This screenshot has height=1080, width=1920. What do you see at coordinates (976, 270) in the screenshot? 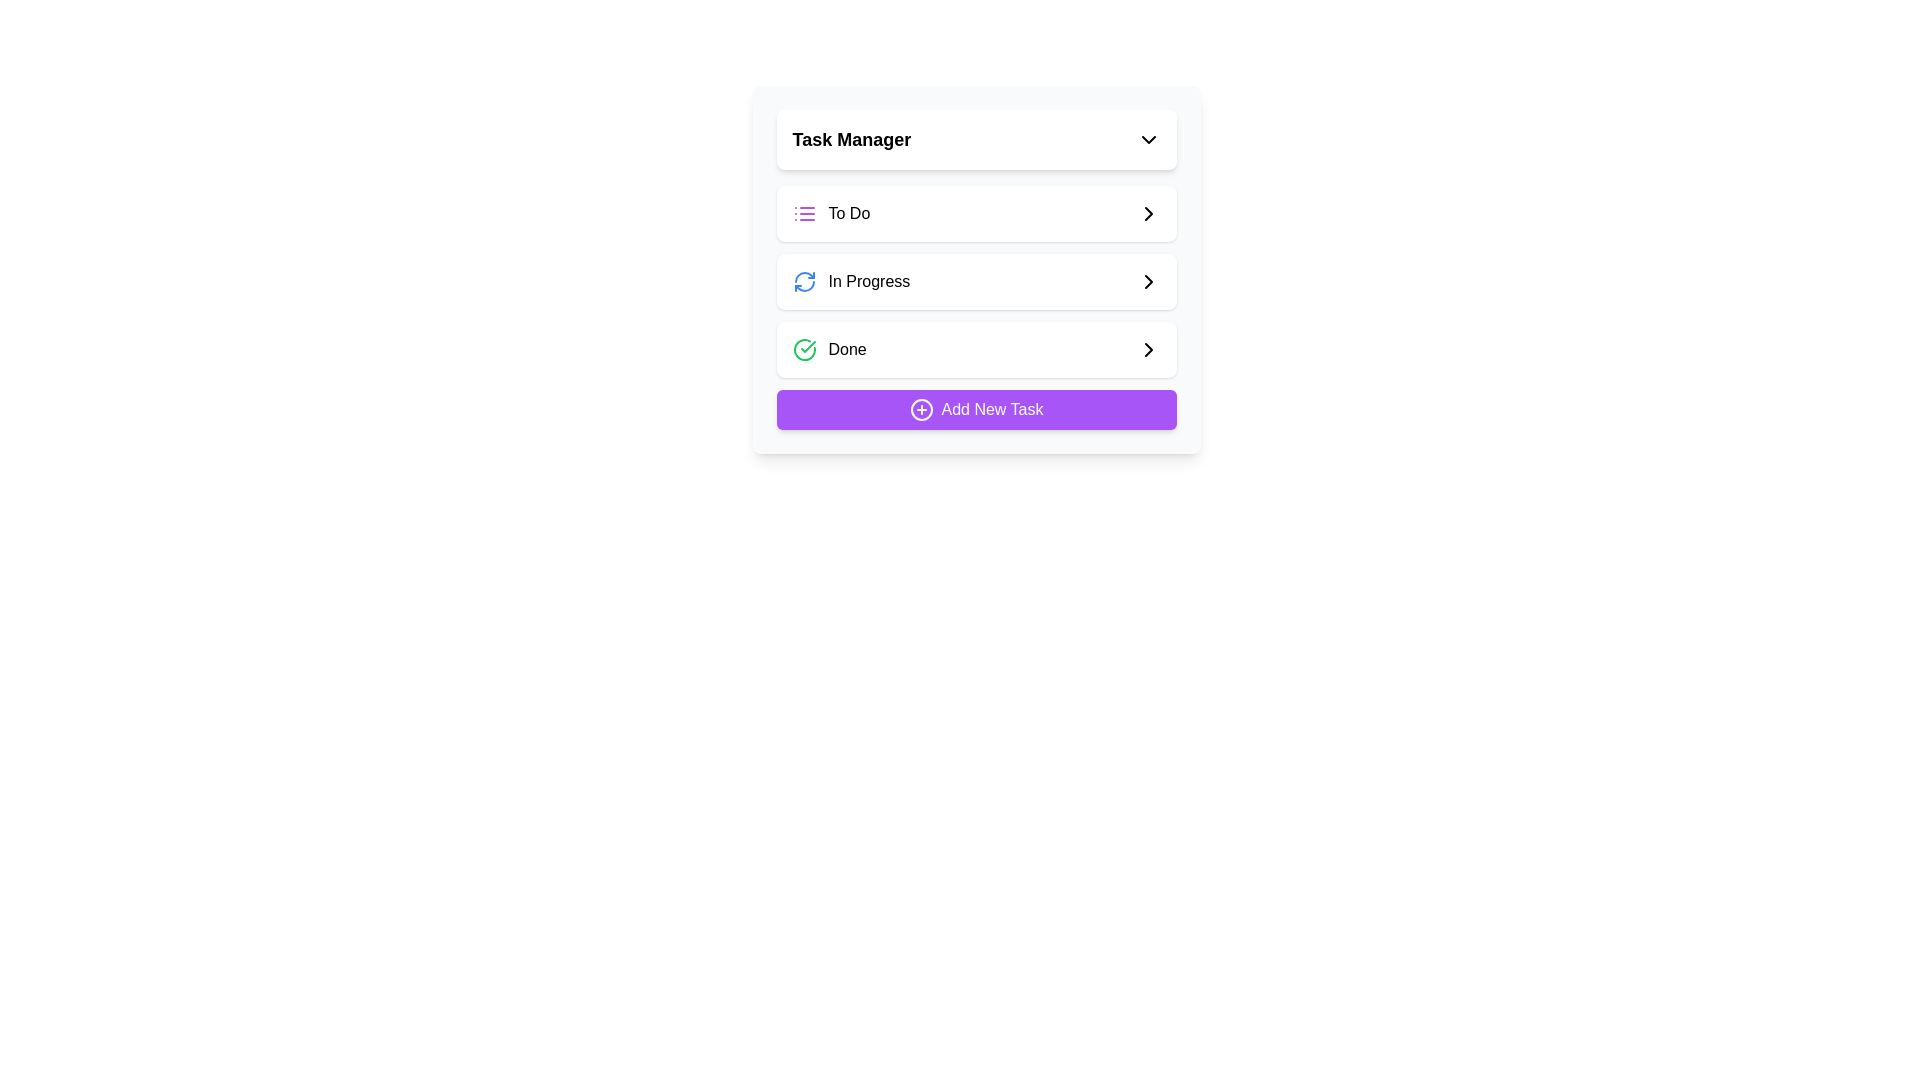
I see `the 'In Progress' item within the task tracker interface` at bounding box center [976, 270].